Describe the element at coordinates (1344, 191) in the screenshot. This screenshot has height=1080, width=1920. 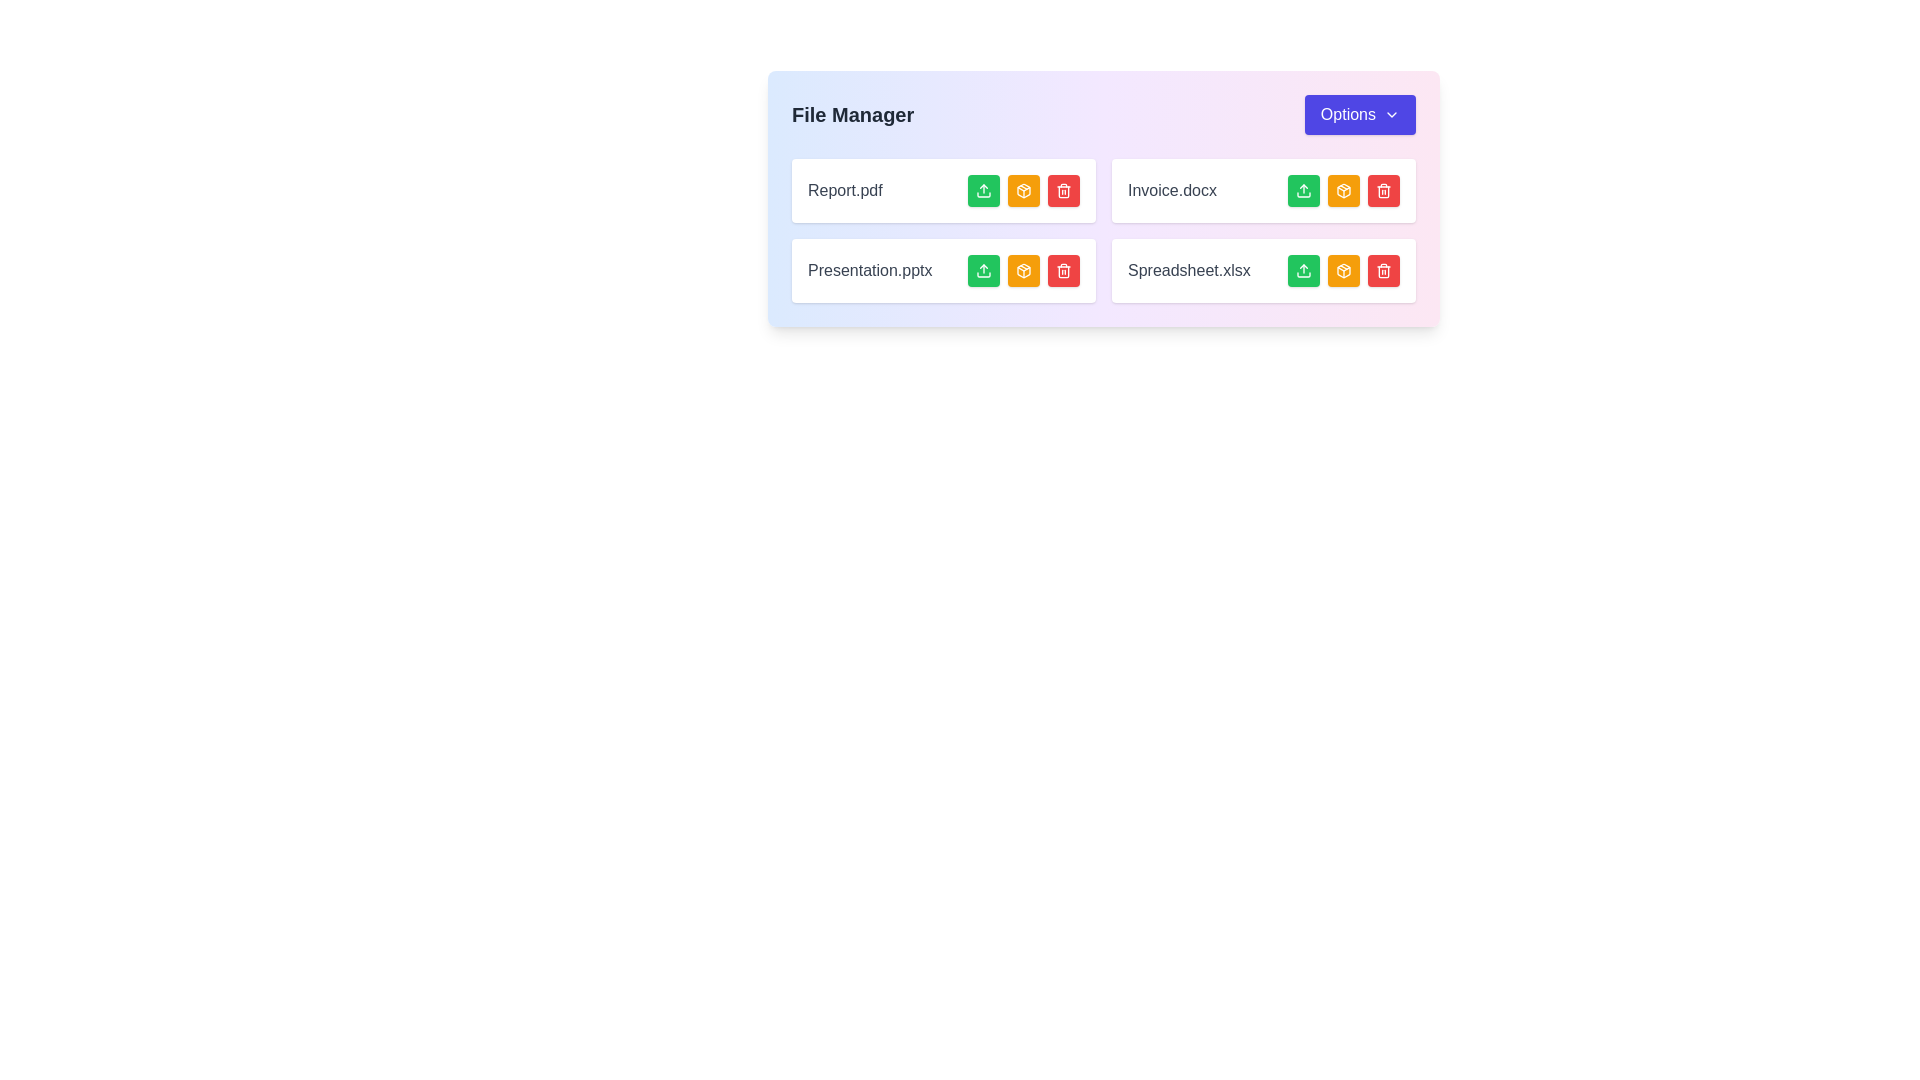
I see `the archive button located in the far-right column of the 'Invoice.docx' row, which is positioned to the right of the green upload button and to the left of the red delete button` at that location.